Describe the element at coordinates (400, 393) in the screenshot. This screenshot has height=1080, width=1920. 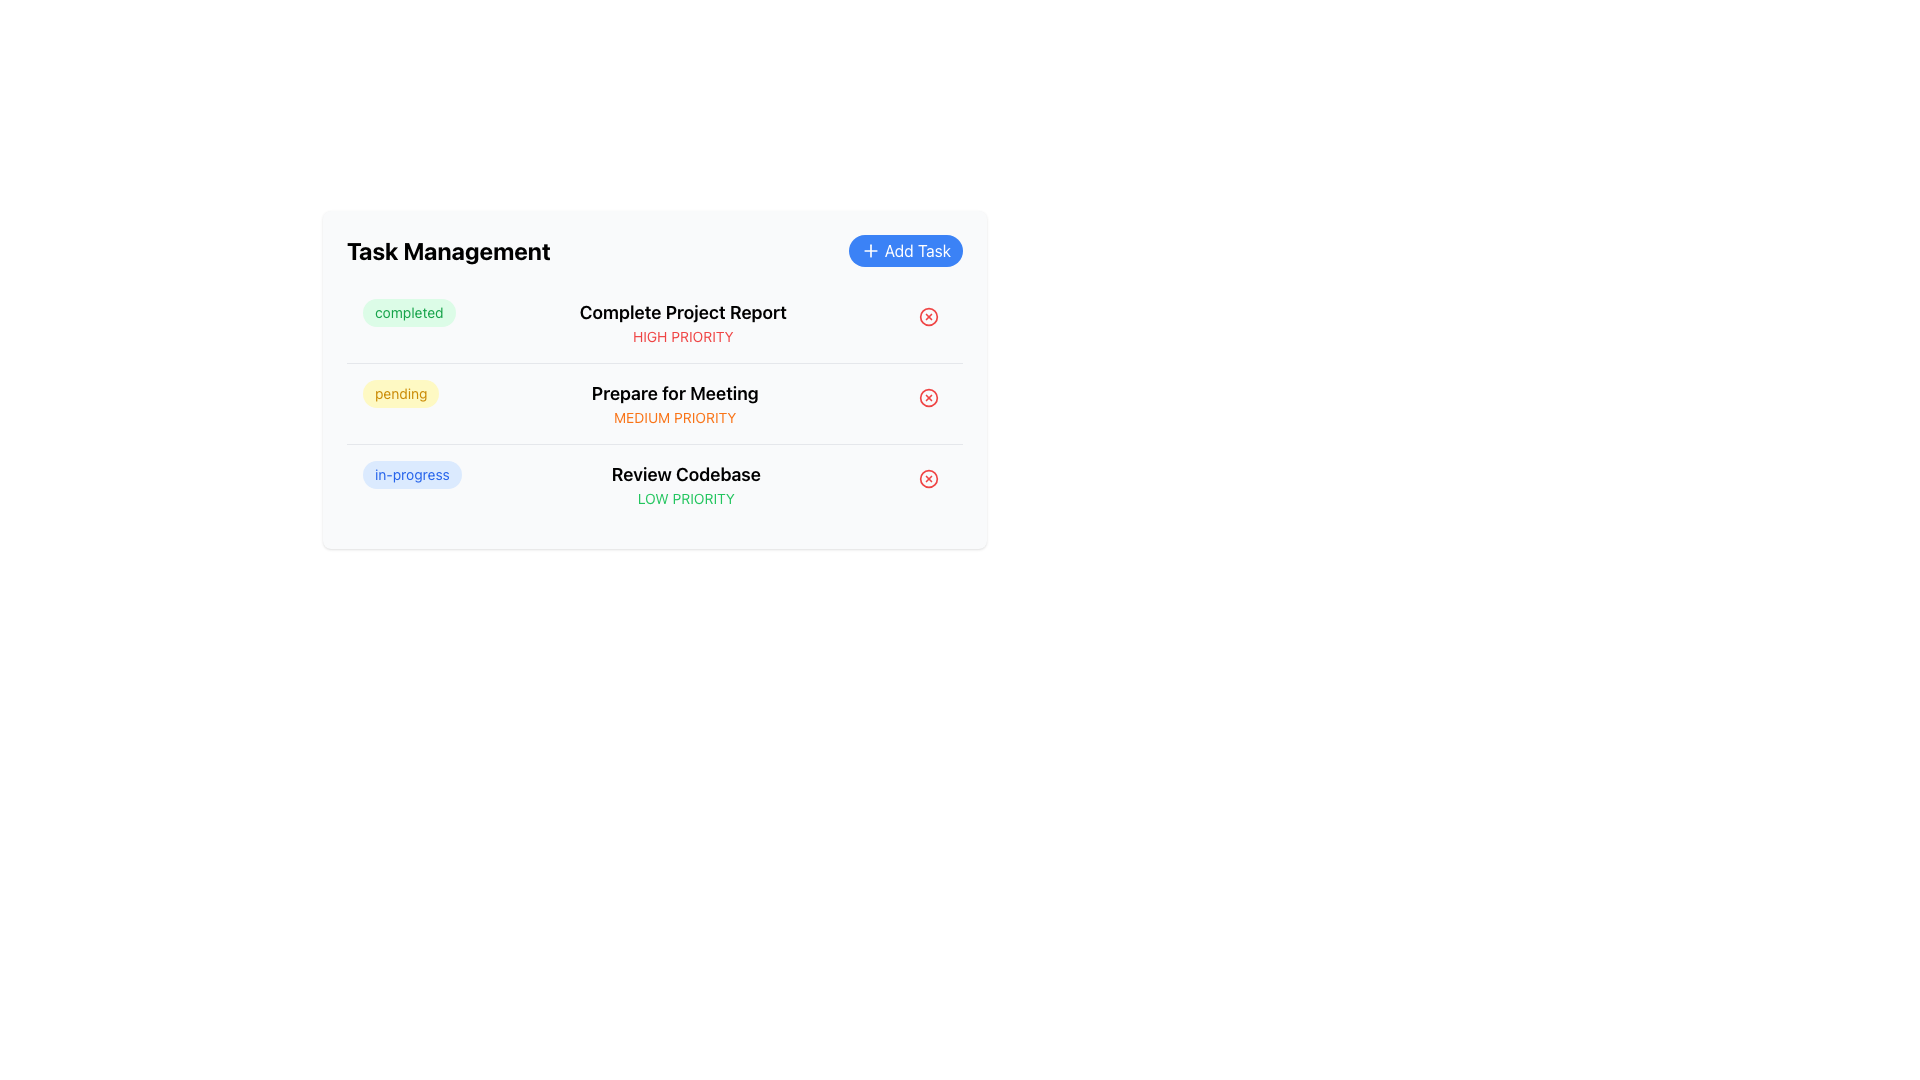
I see `text of the yellow rounded badge that displays 'pending', which indicates the task status for 'Prepare for Meeting'` at that location.